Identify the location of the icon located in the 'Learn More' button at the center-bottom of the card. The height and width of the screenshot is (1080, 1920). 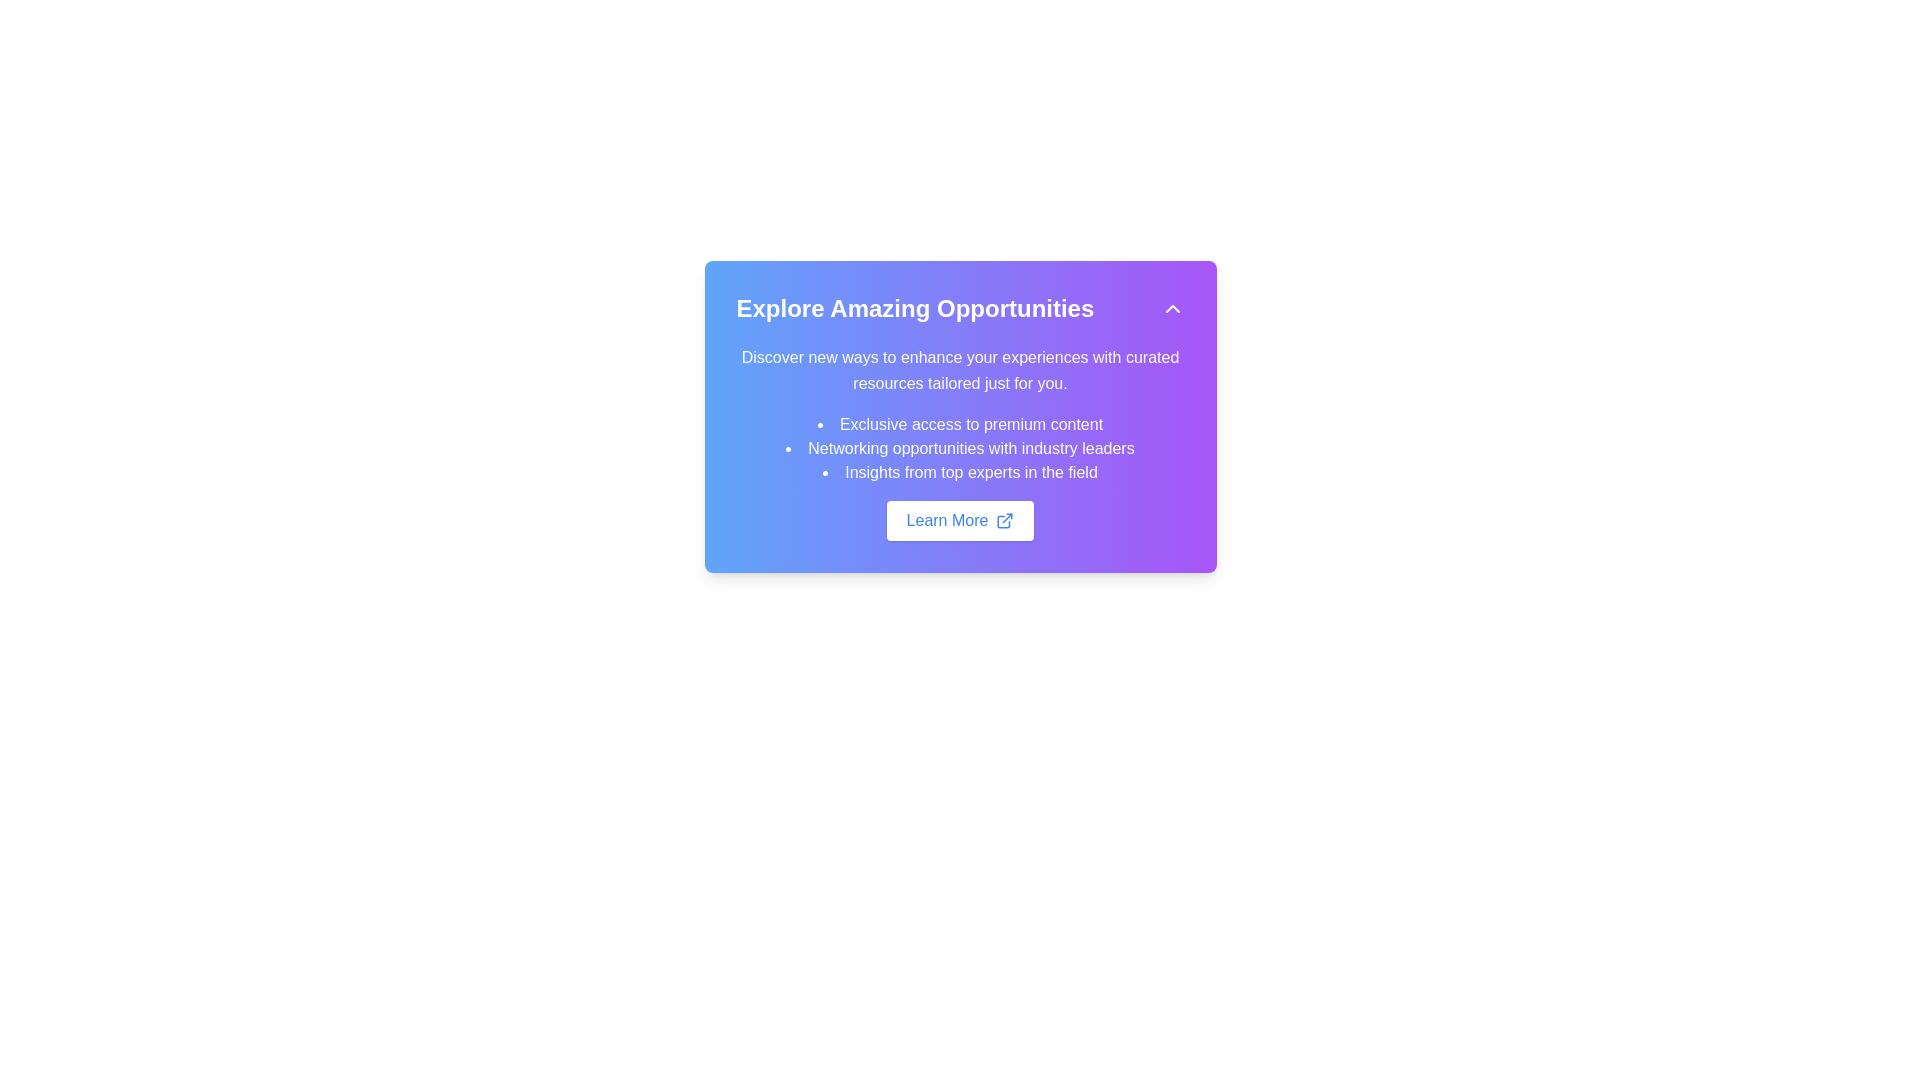
(1005, 519).